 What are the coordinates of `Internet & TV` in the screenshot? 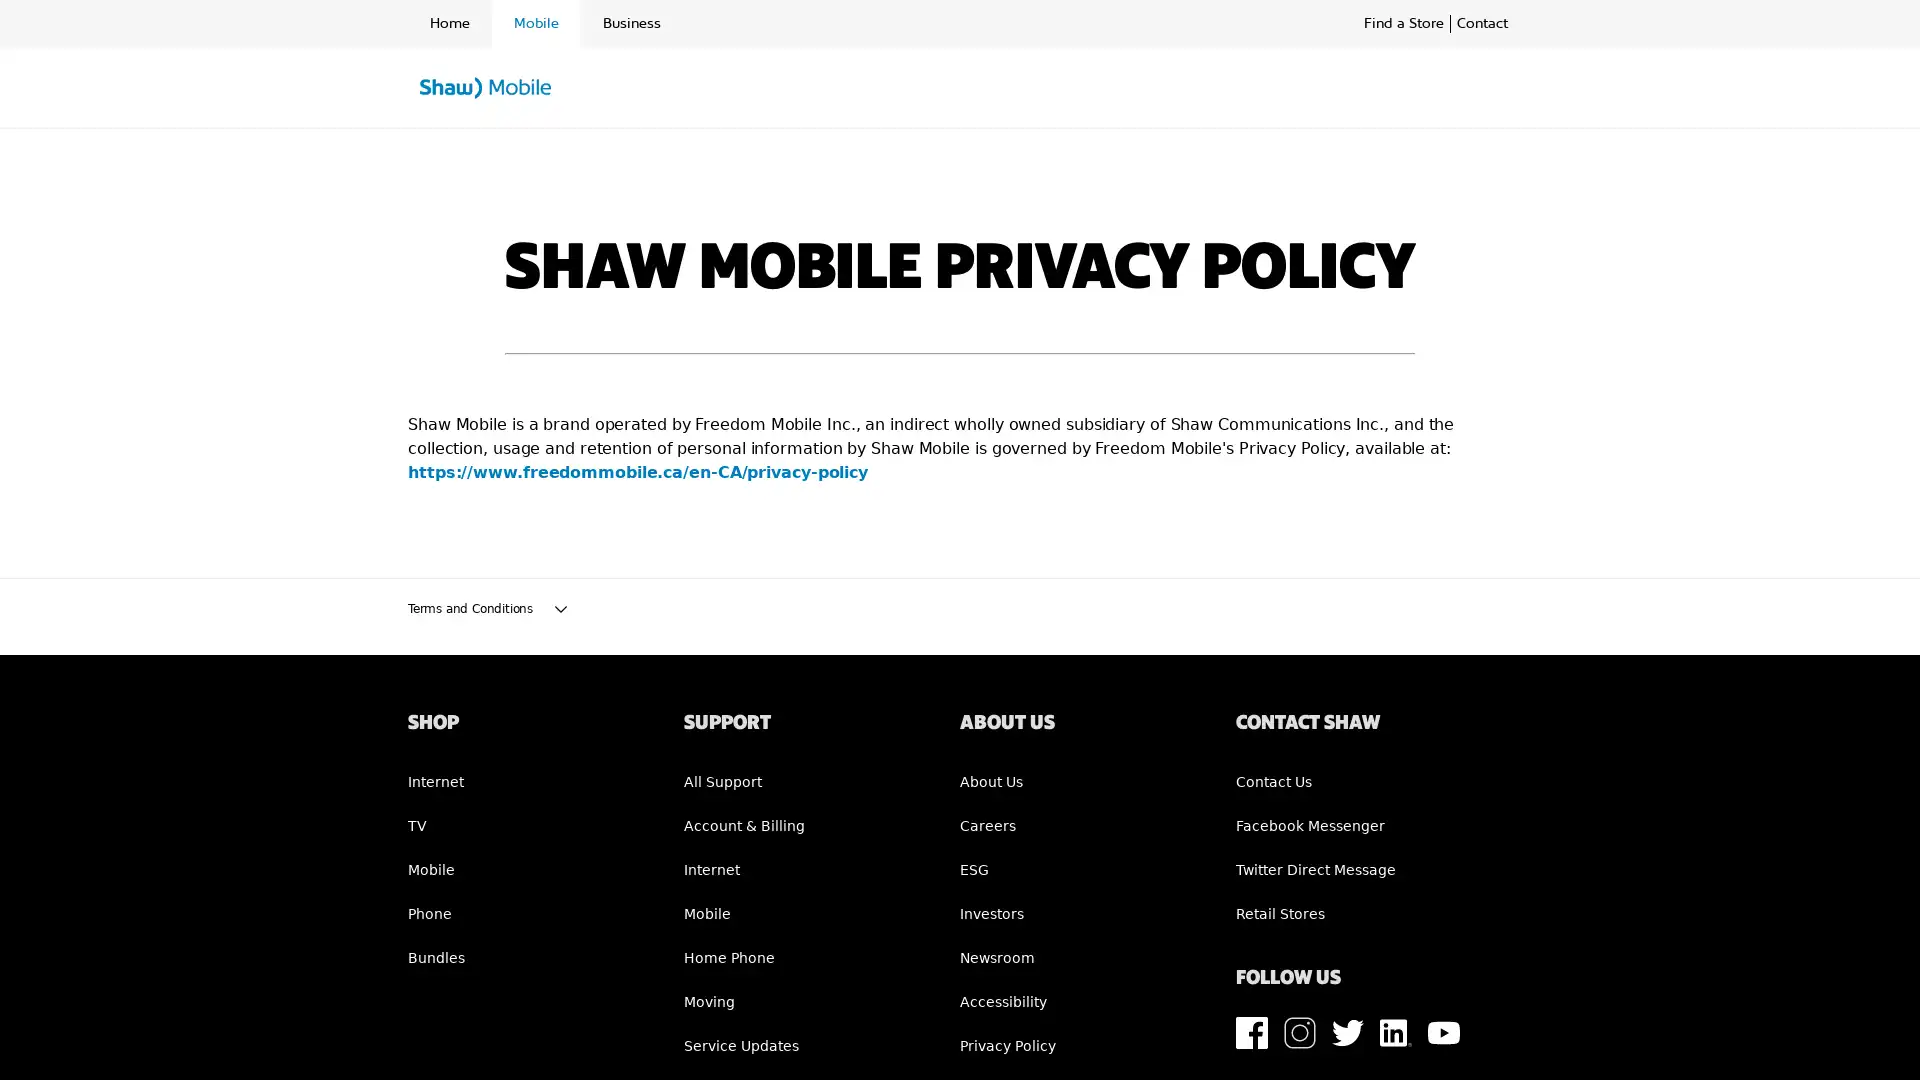 It's located at (861, 88).